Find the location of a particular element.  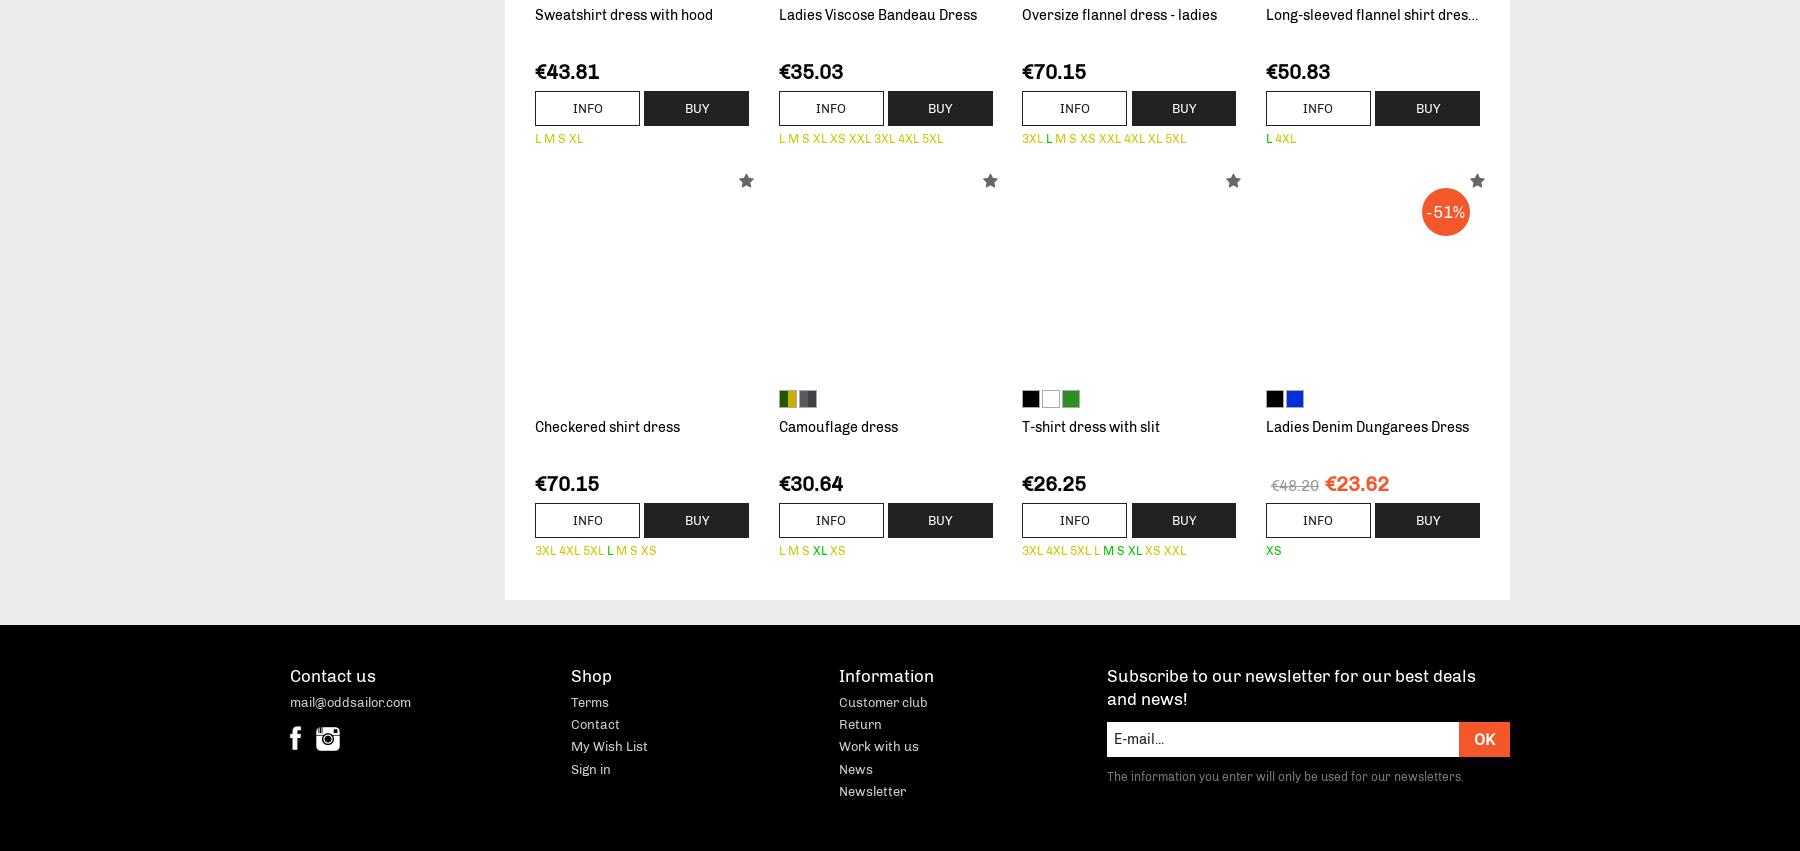

'Camouflage dress' is located at coordinates (837, 426).